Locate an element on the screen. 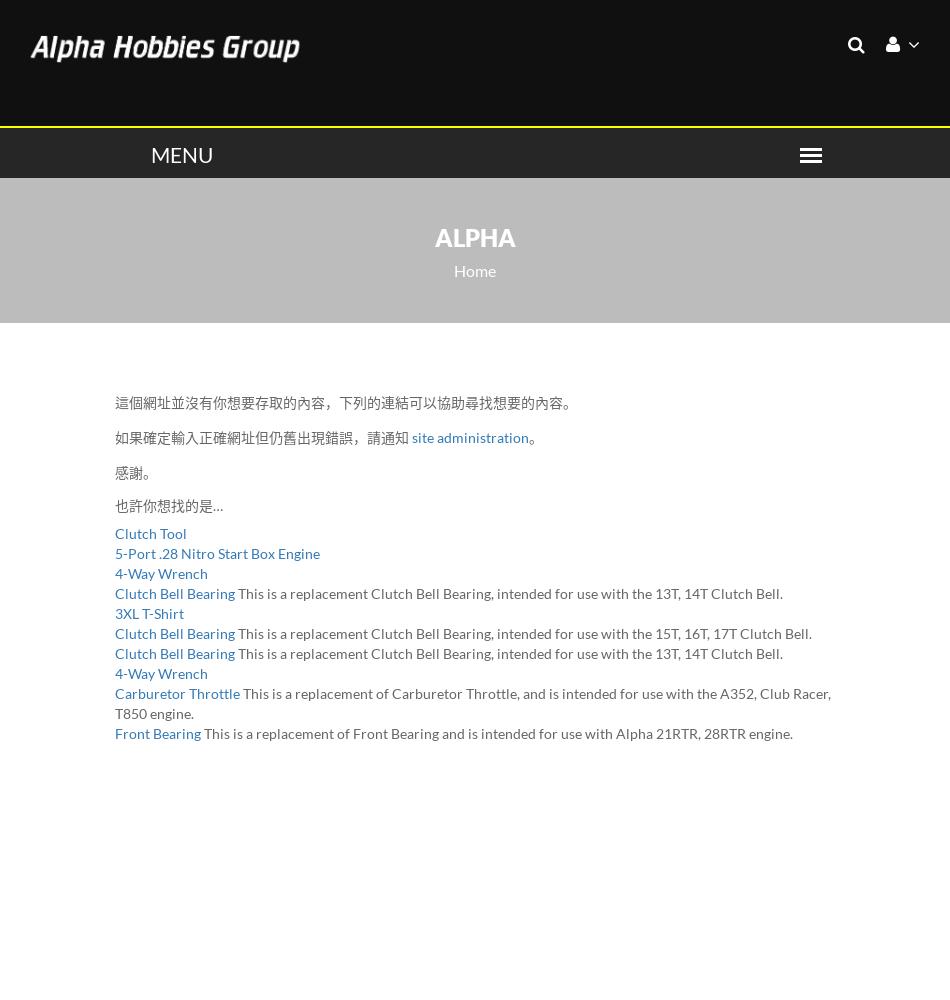 The width and height of the screenshot is (950, 1000). 'Front Bearing' is located at coordinates (157, 731).